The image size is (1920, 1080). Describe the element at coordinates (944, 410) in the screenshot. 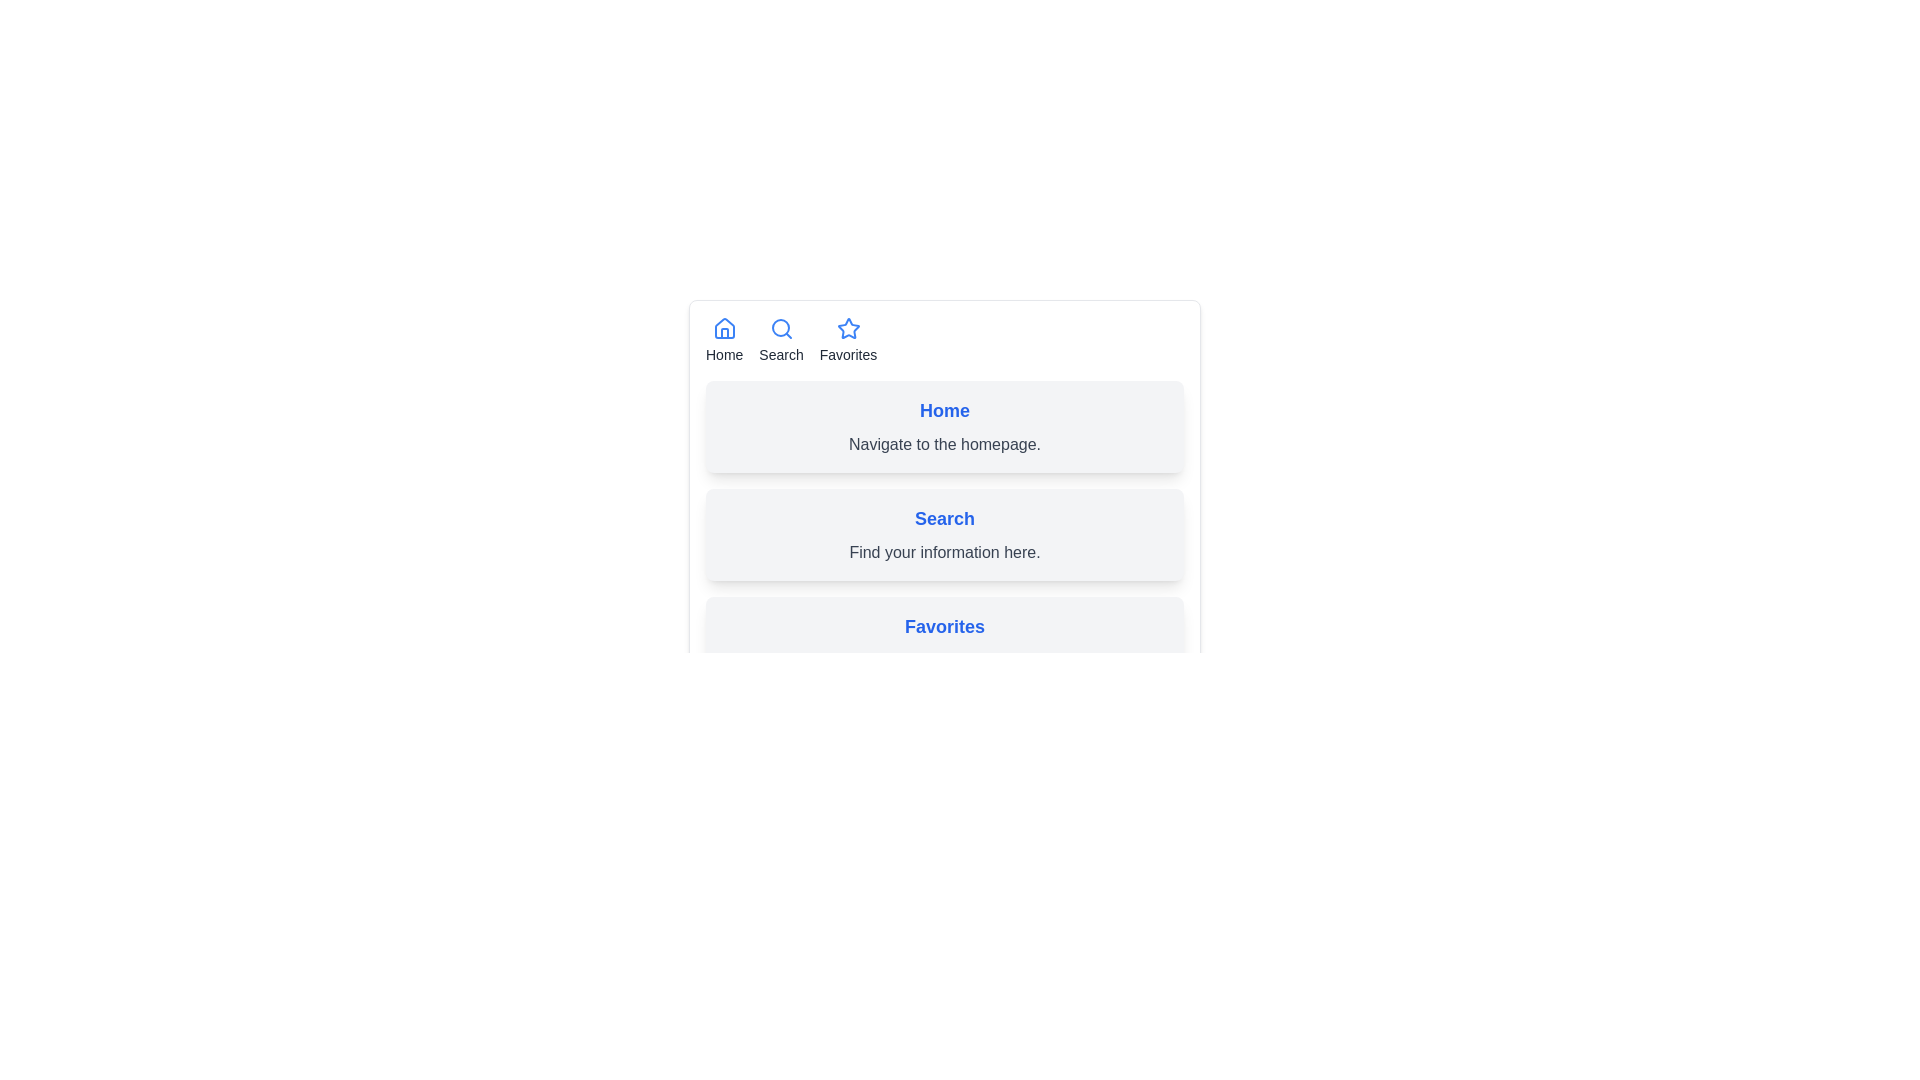

I see `the text label that serves as a header or title, located at the top of a light grey, rounded box, which guides users about the section's content or actions` at that location.